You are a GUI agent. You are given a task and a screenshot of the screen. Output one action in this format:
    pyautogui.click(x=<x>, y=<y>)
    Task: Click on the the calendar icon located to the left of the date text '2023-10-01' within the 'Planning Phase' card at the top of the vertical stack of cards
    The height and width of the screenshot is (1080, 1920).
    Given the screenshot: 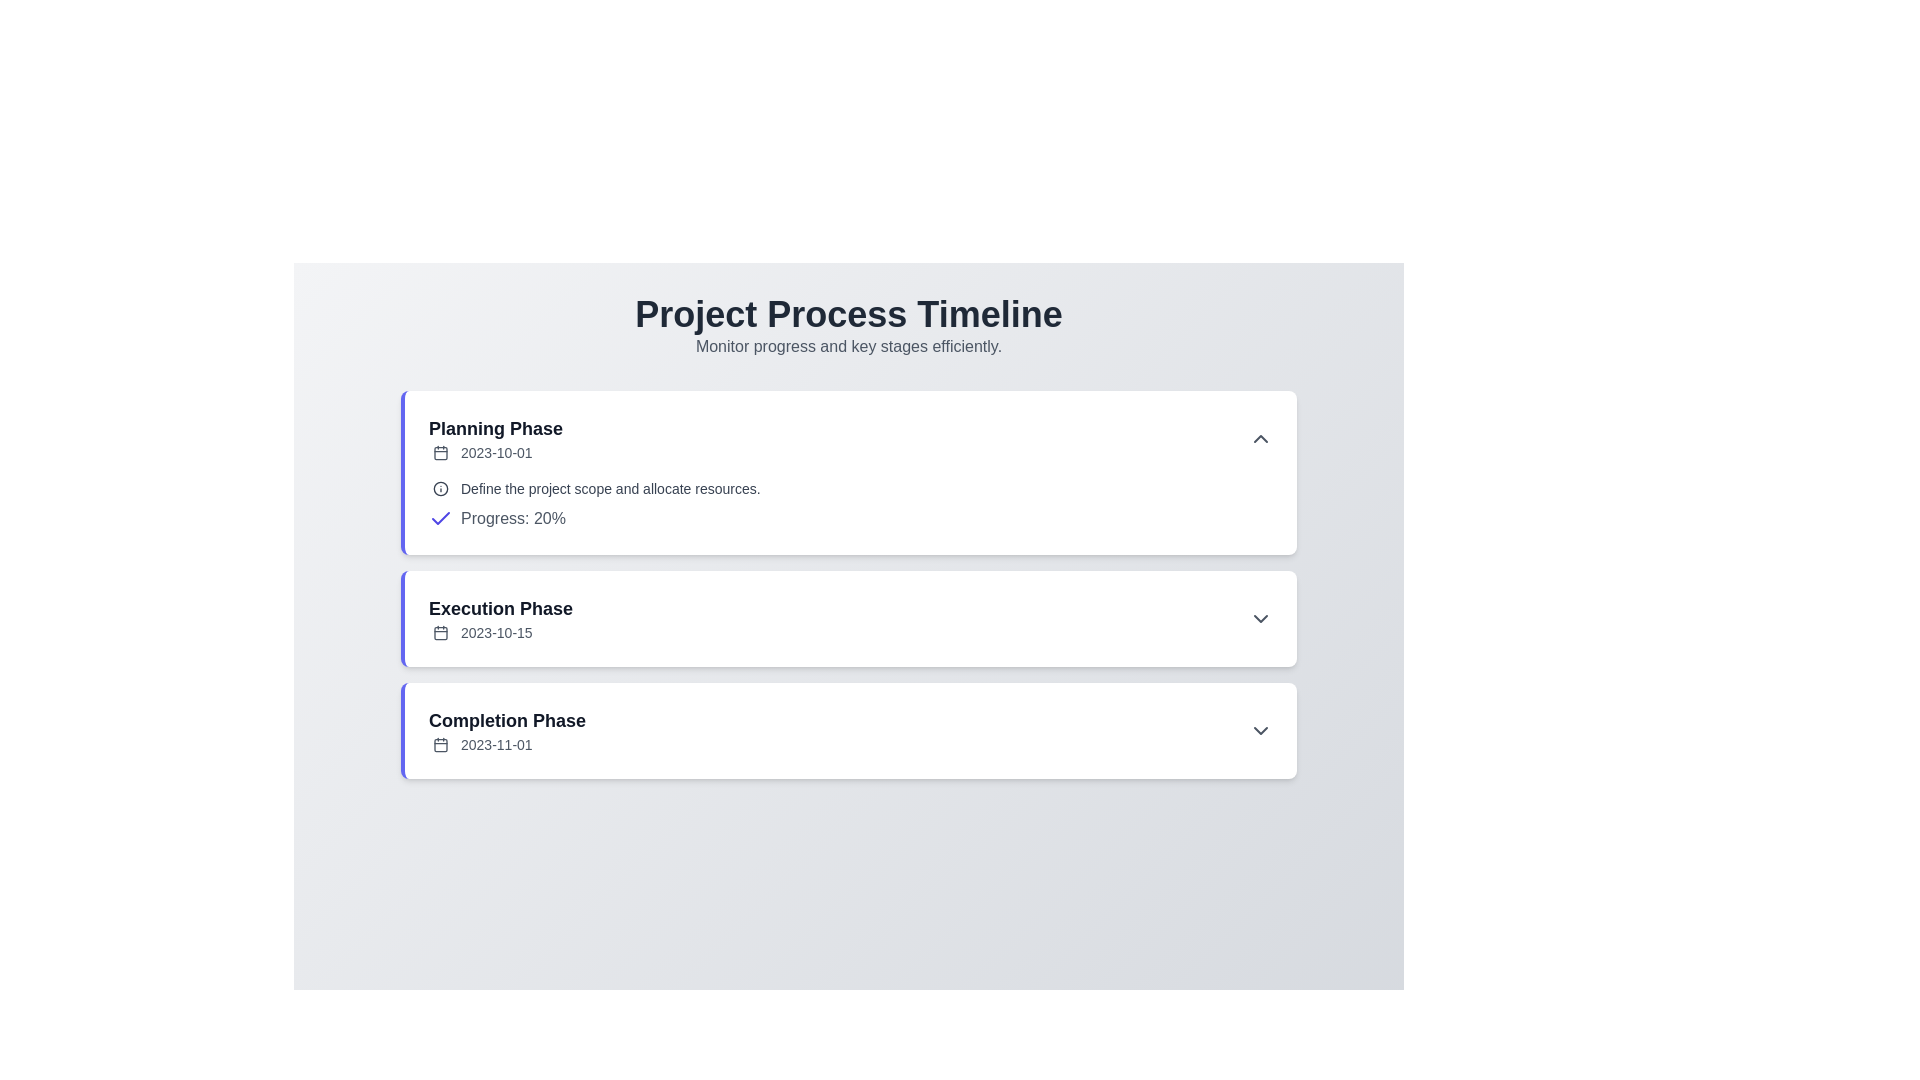 What is the action you would take?
    pyautogui.click(x=440, y=452)
    